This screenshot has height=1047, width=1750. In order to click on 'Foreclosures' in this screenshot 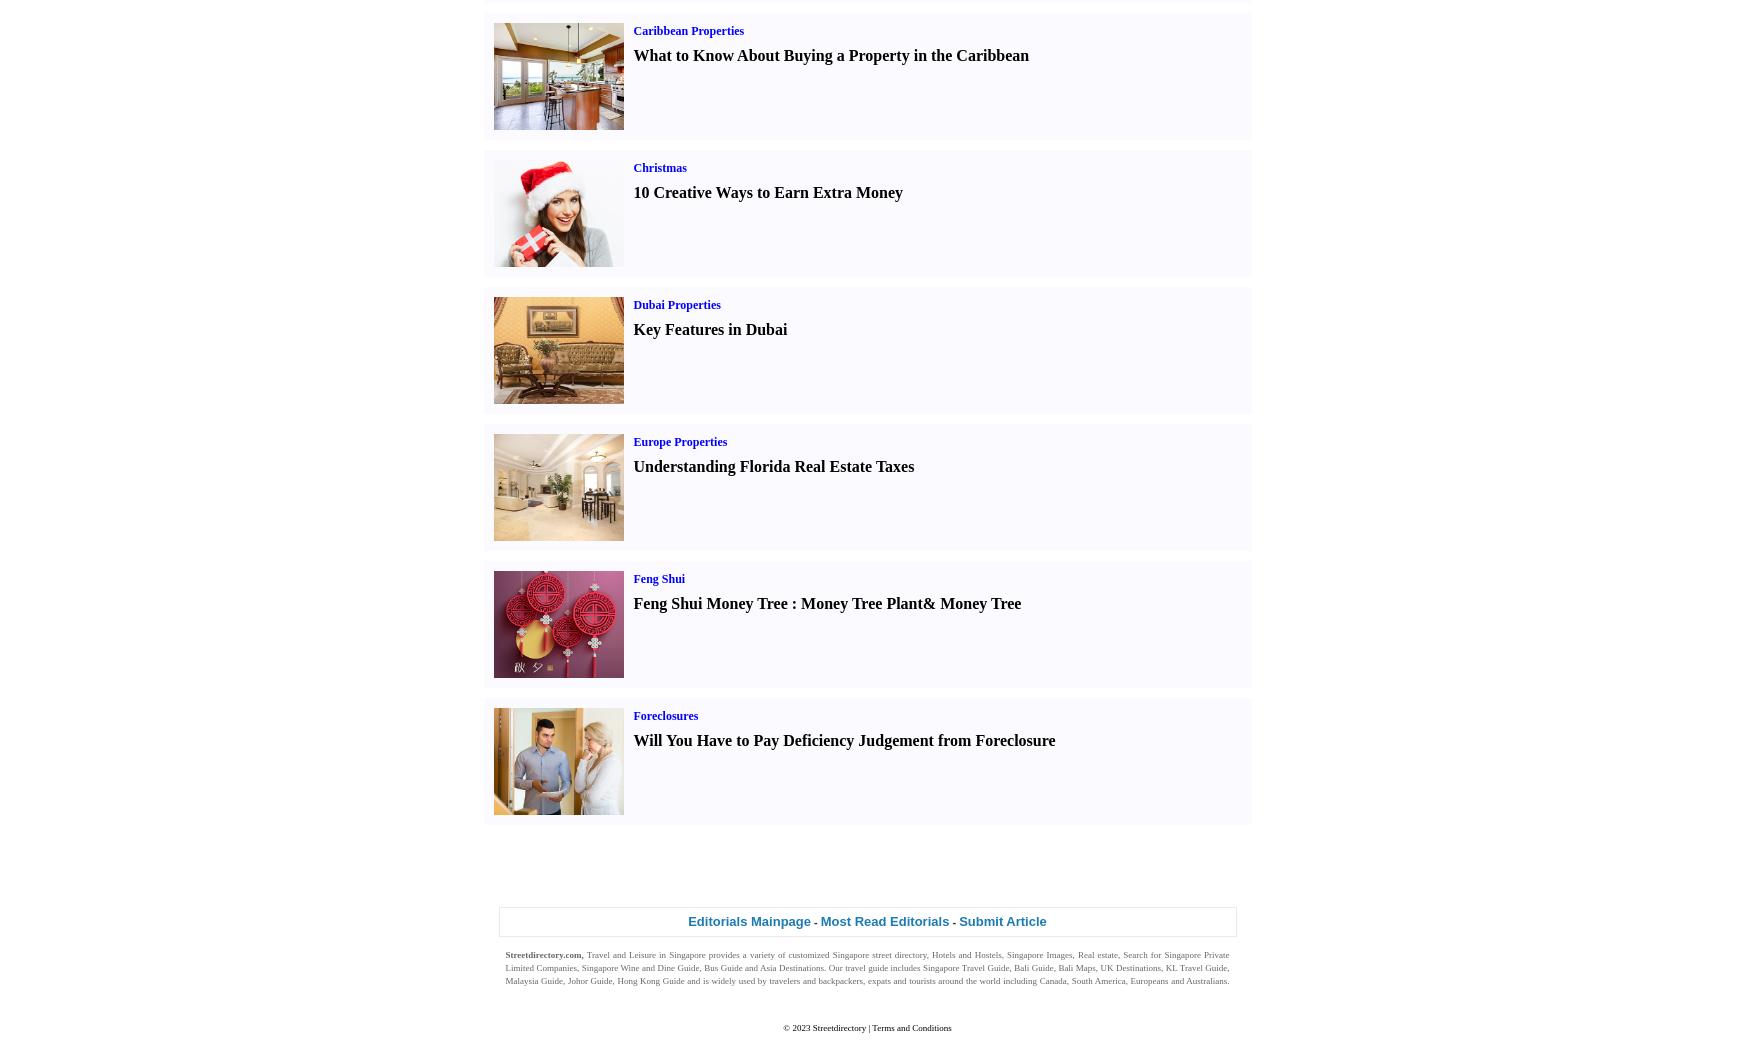, I will do `click(664, 716)`.